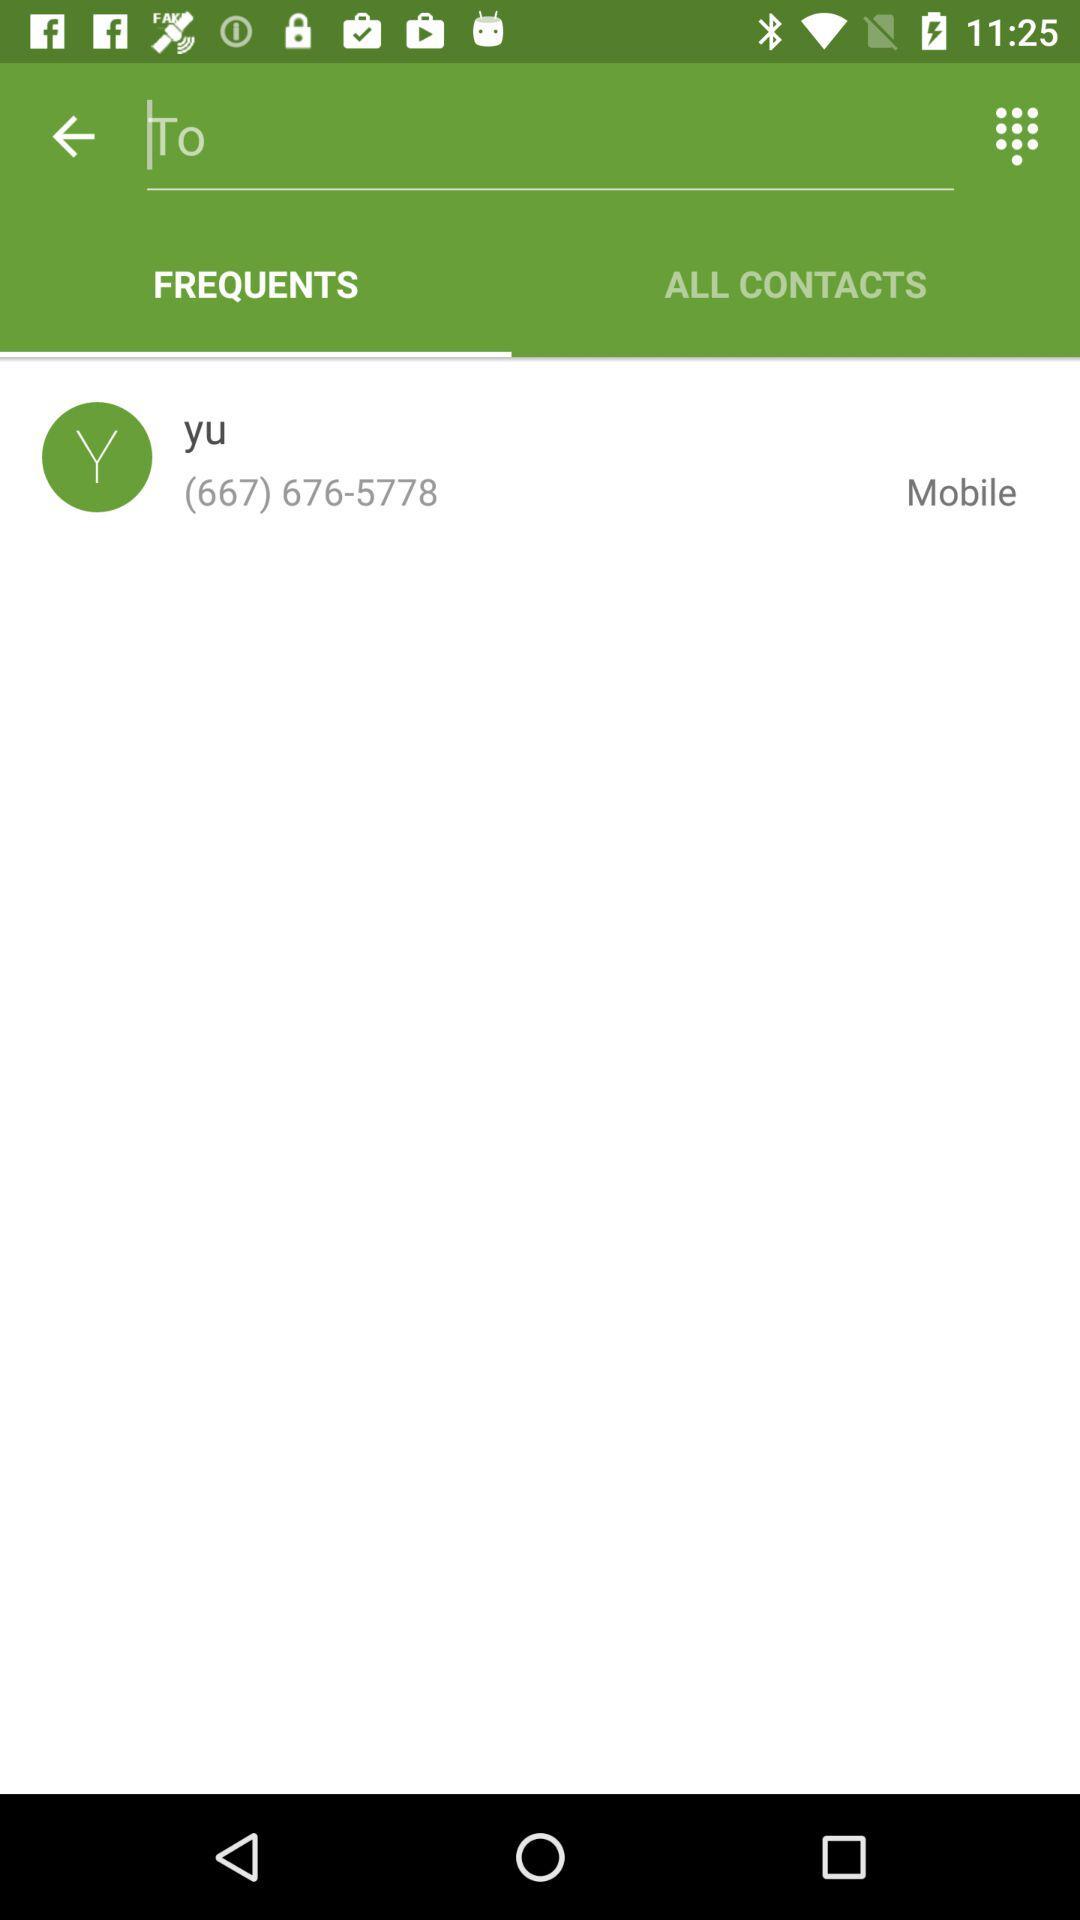  What do you see at coordinates (205, 431) in the screenshot?
I see `item to the left of the mobile` at bounding box center [205, 431].